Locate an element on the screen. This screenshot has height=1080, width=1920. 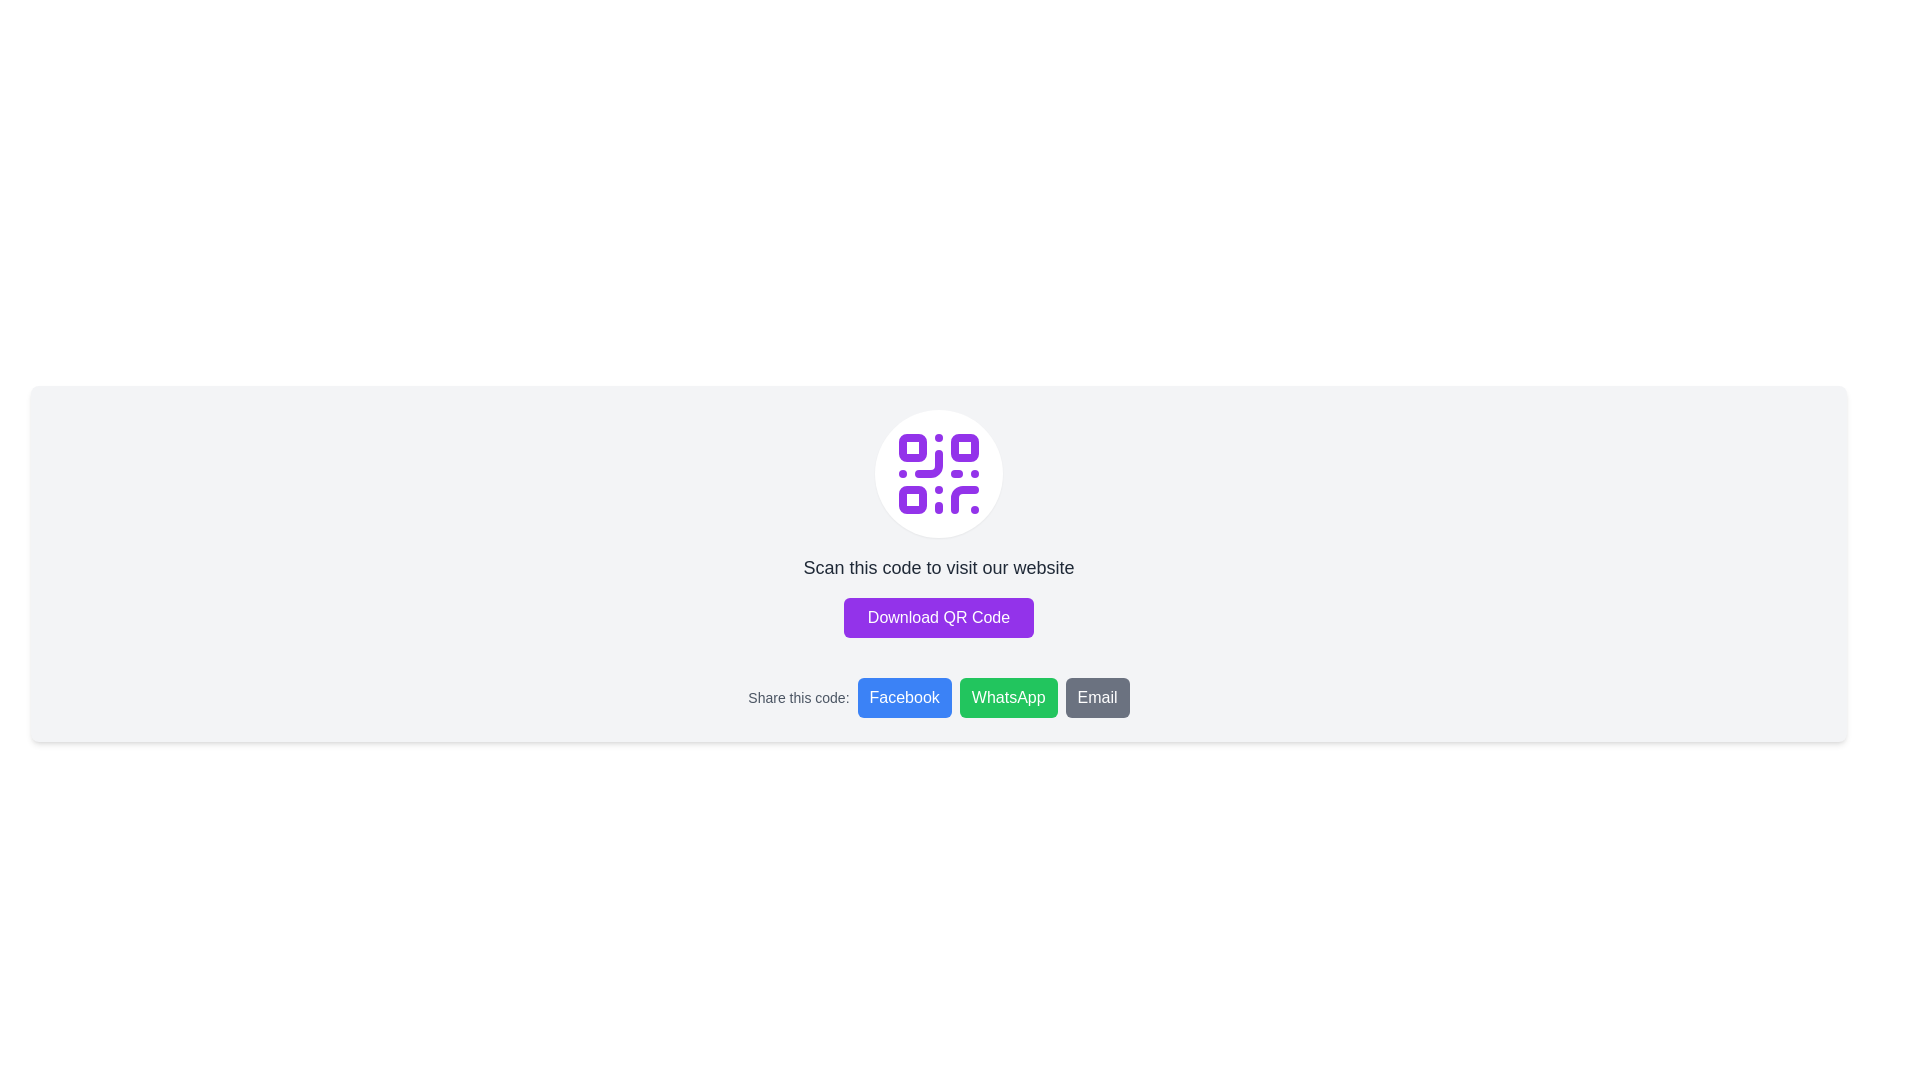
the 'Email' button, which is a rectangular button with a gray background and white text, positioned as the third button in a row below 'Share this code:' is located at coordinates (1096, 697).